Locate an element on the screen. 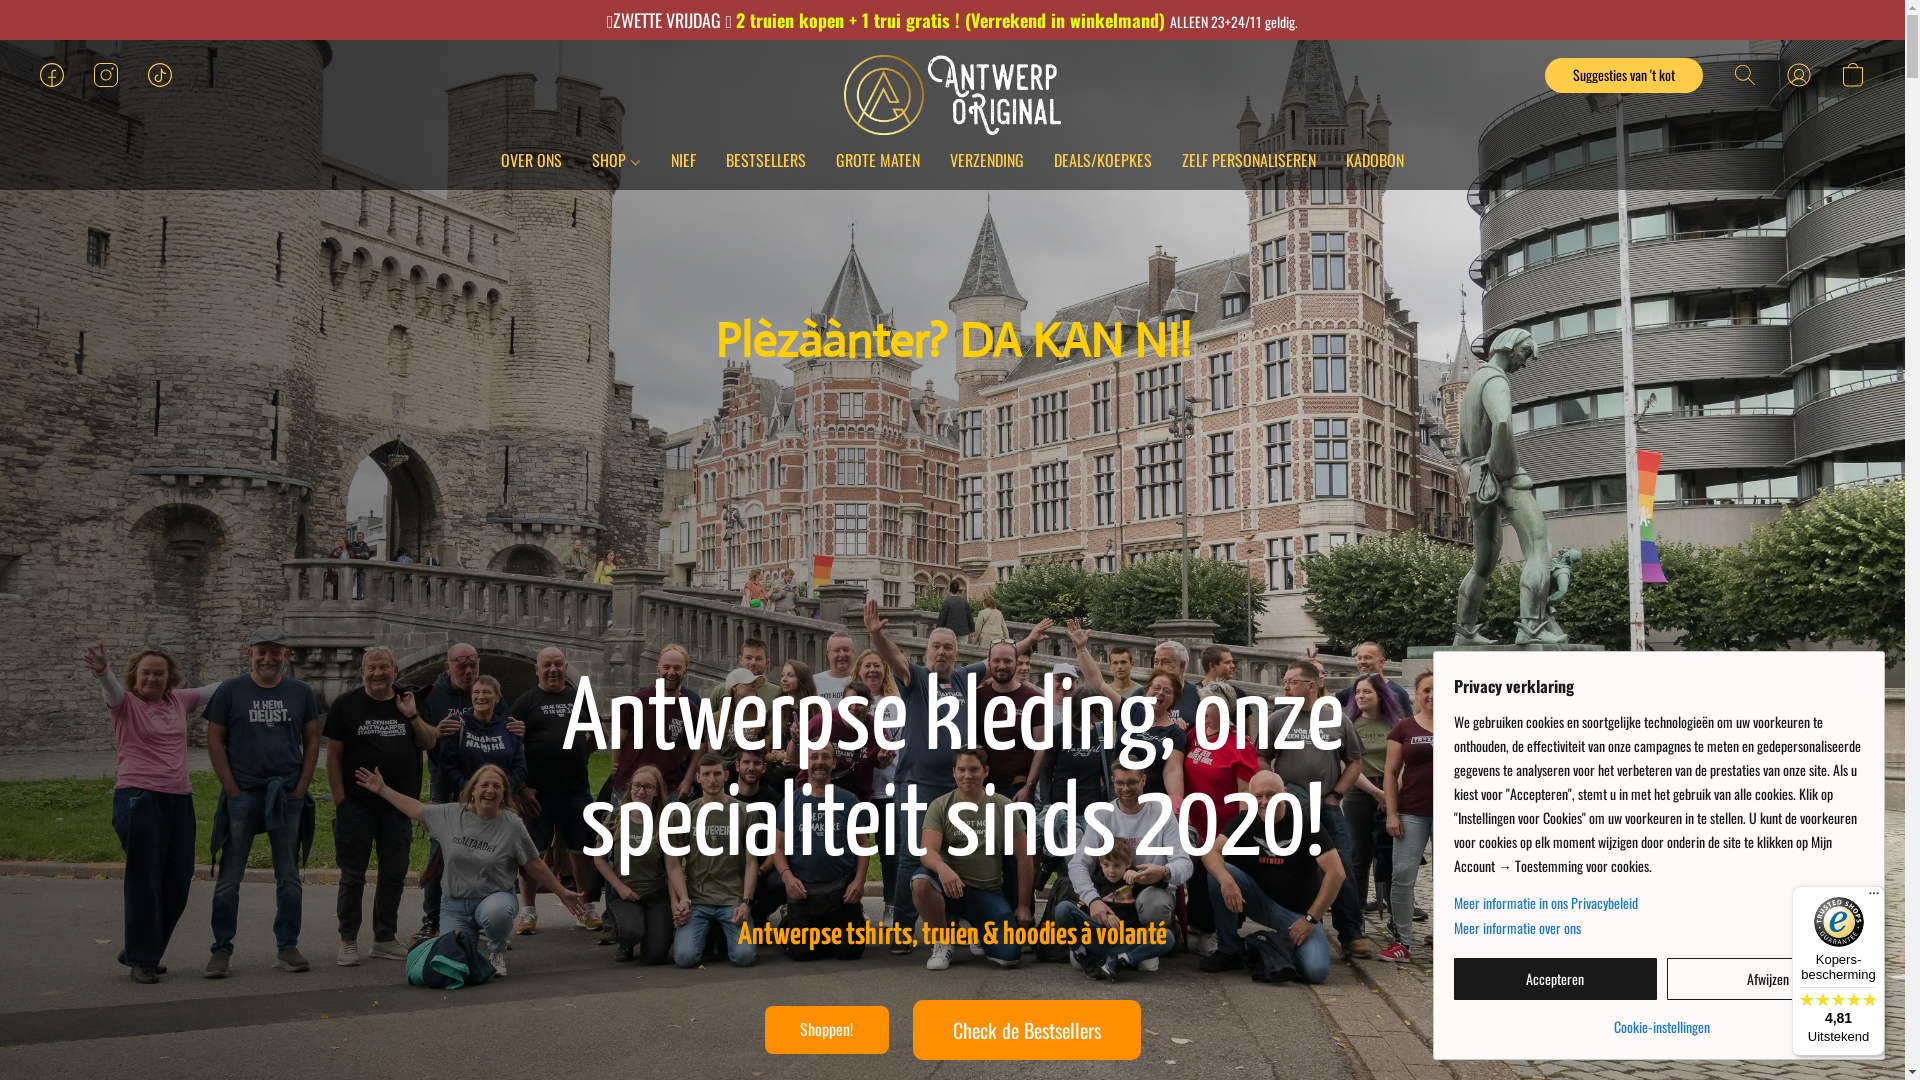 This screenshot has width=1920, height=1080. 'DEALS/KOEPKES' is located at coordinates (1102, 158).